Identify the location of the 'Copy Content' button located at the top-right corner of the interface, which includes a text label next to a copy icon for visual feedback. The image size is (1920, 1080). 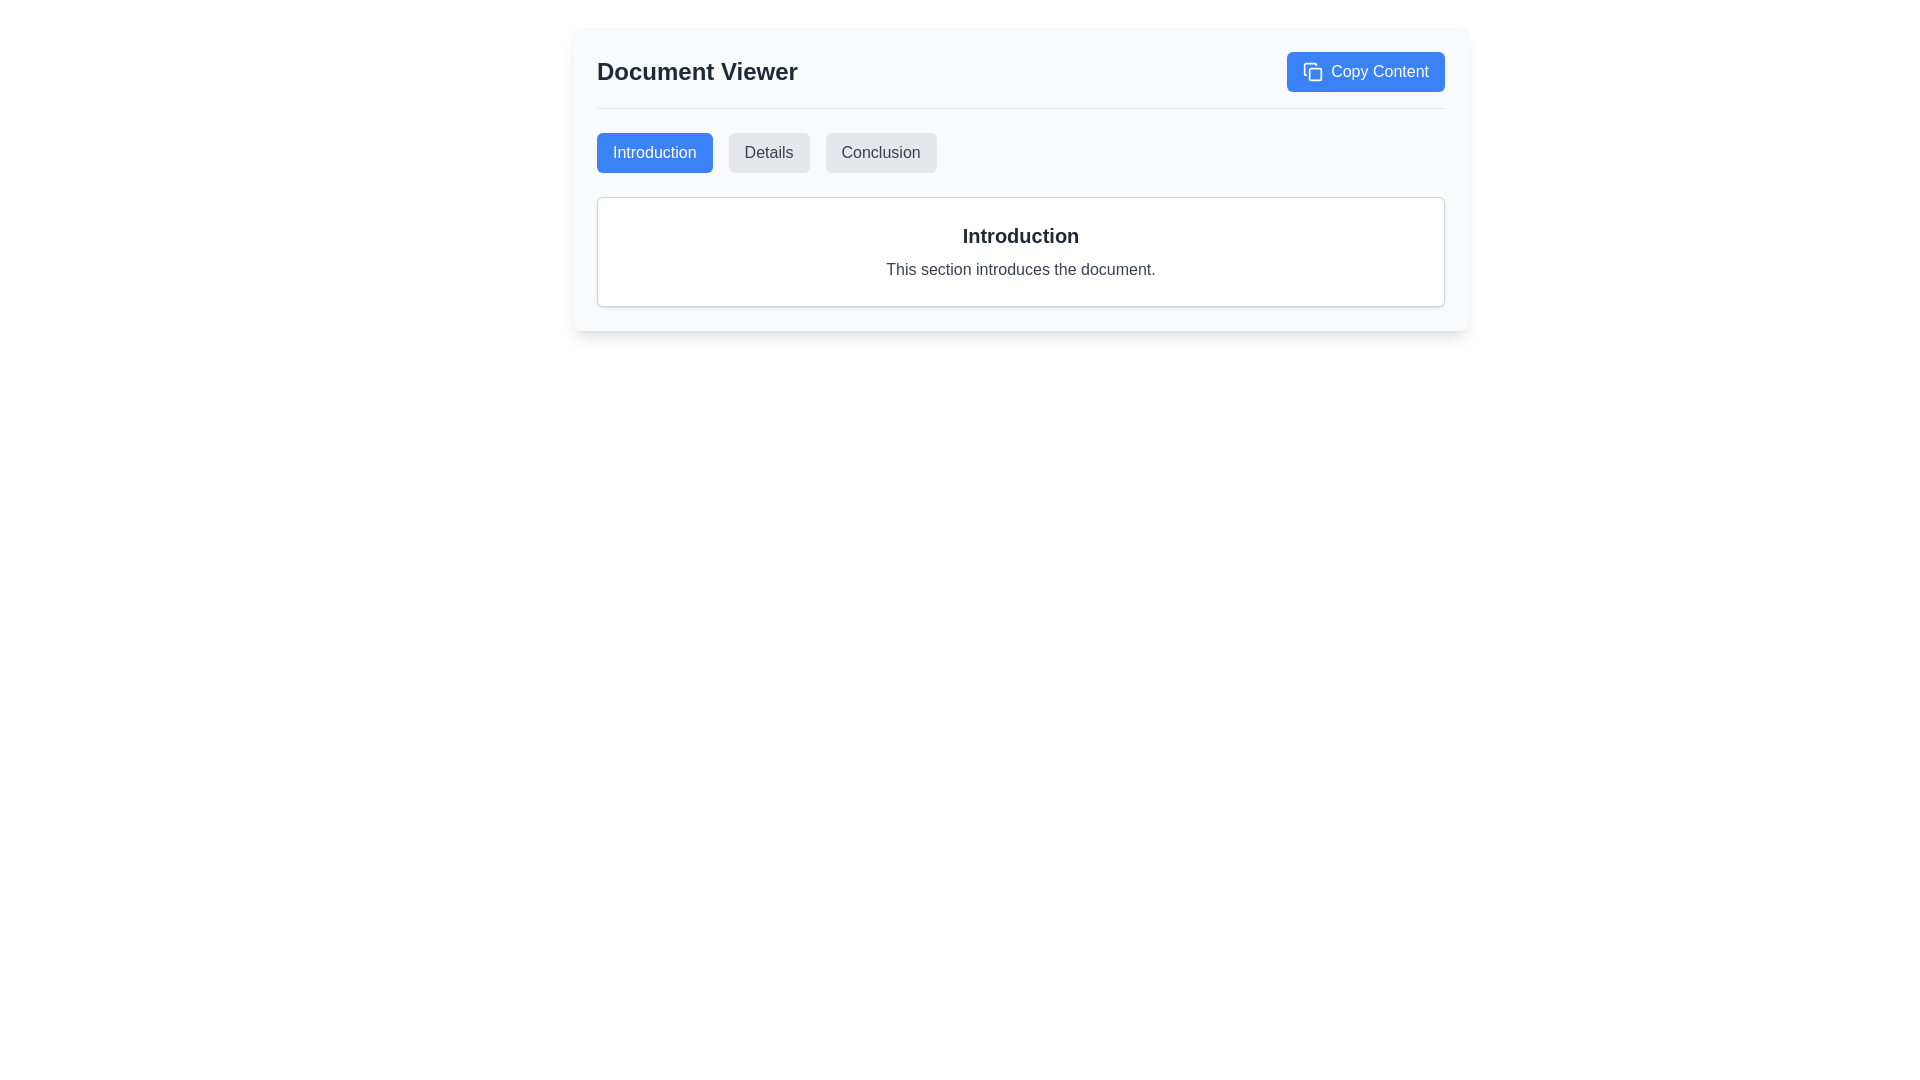
(1379, 71).